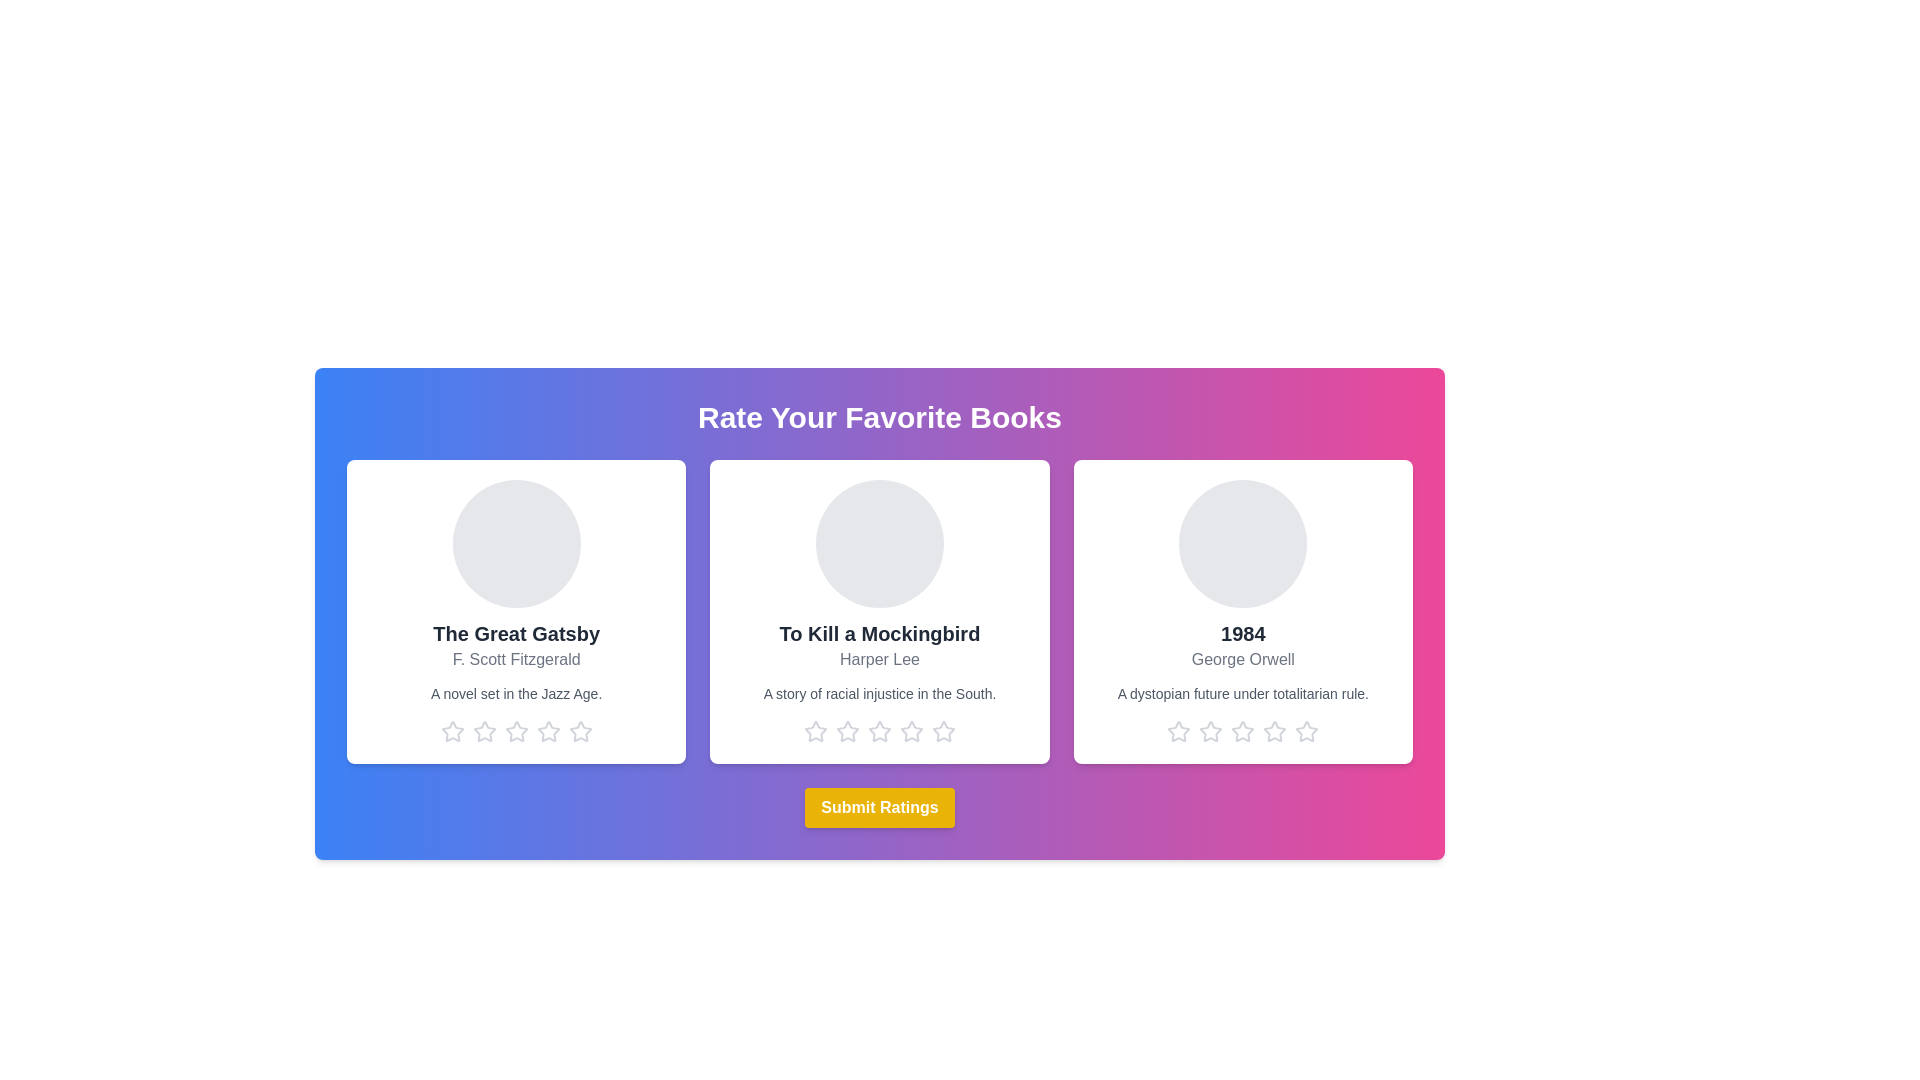 The image size is (1920, 1080). What do you see at coordinates (848, 732) in the screenshot?
I see `the star corresponding to 2 stars for the book titled To Kill a Mockingbird` at bounding box center [848, 732].